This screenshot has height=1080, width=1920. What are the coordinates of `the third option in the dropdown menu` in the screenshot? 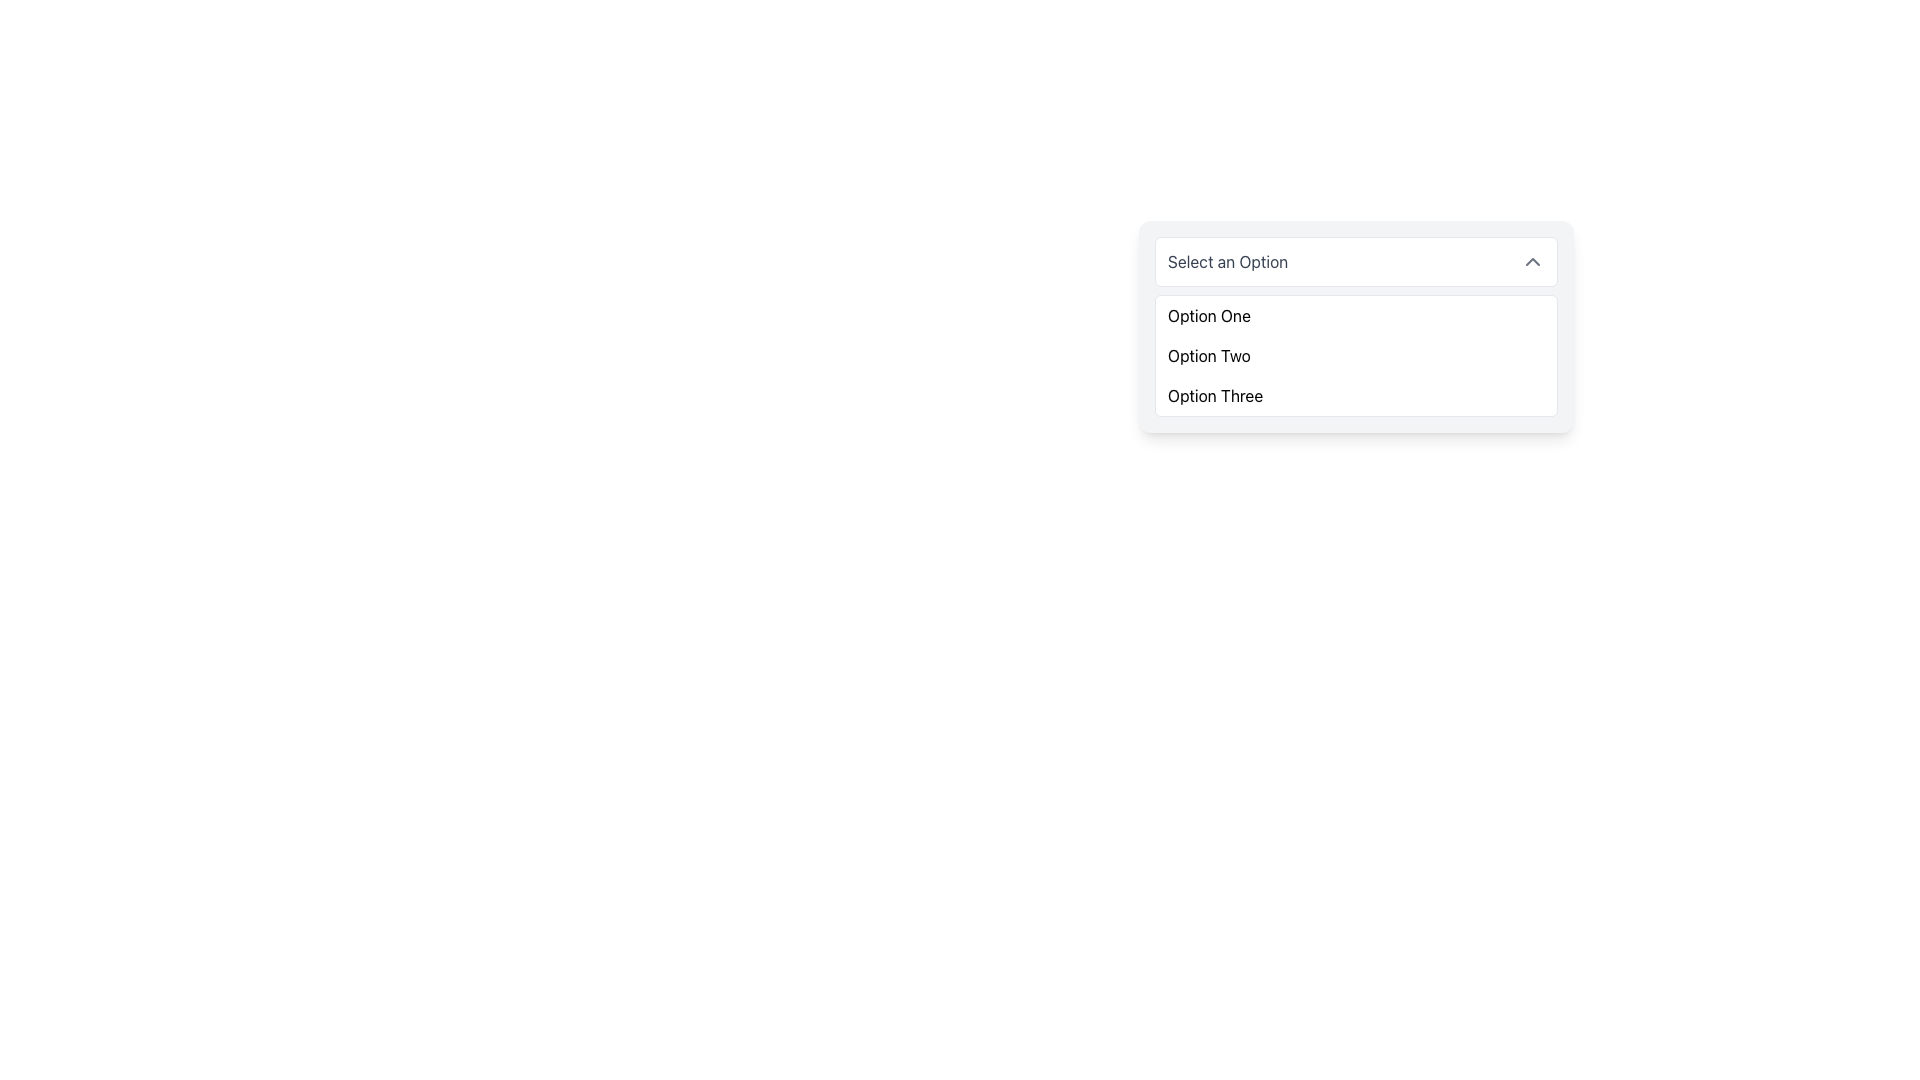 It's located at (1356, 396).